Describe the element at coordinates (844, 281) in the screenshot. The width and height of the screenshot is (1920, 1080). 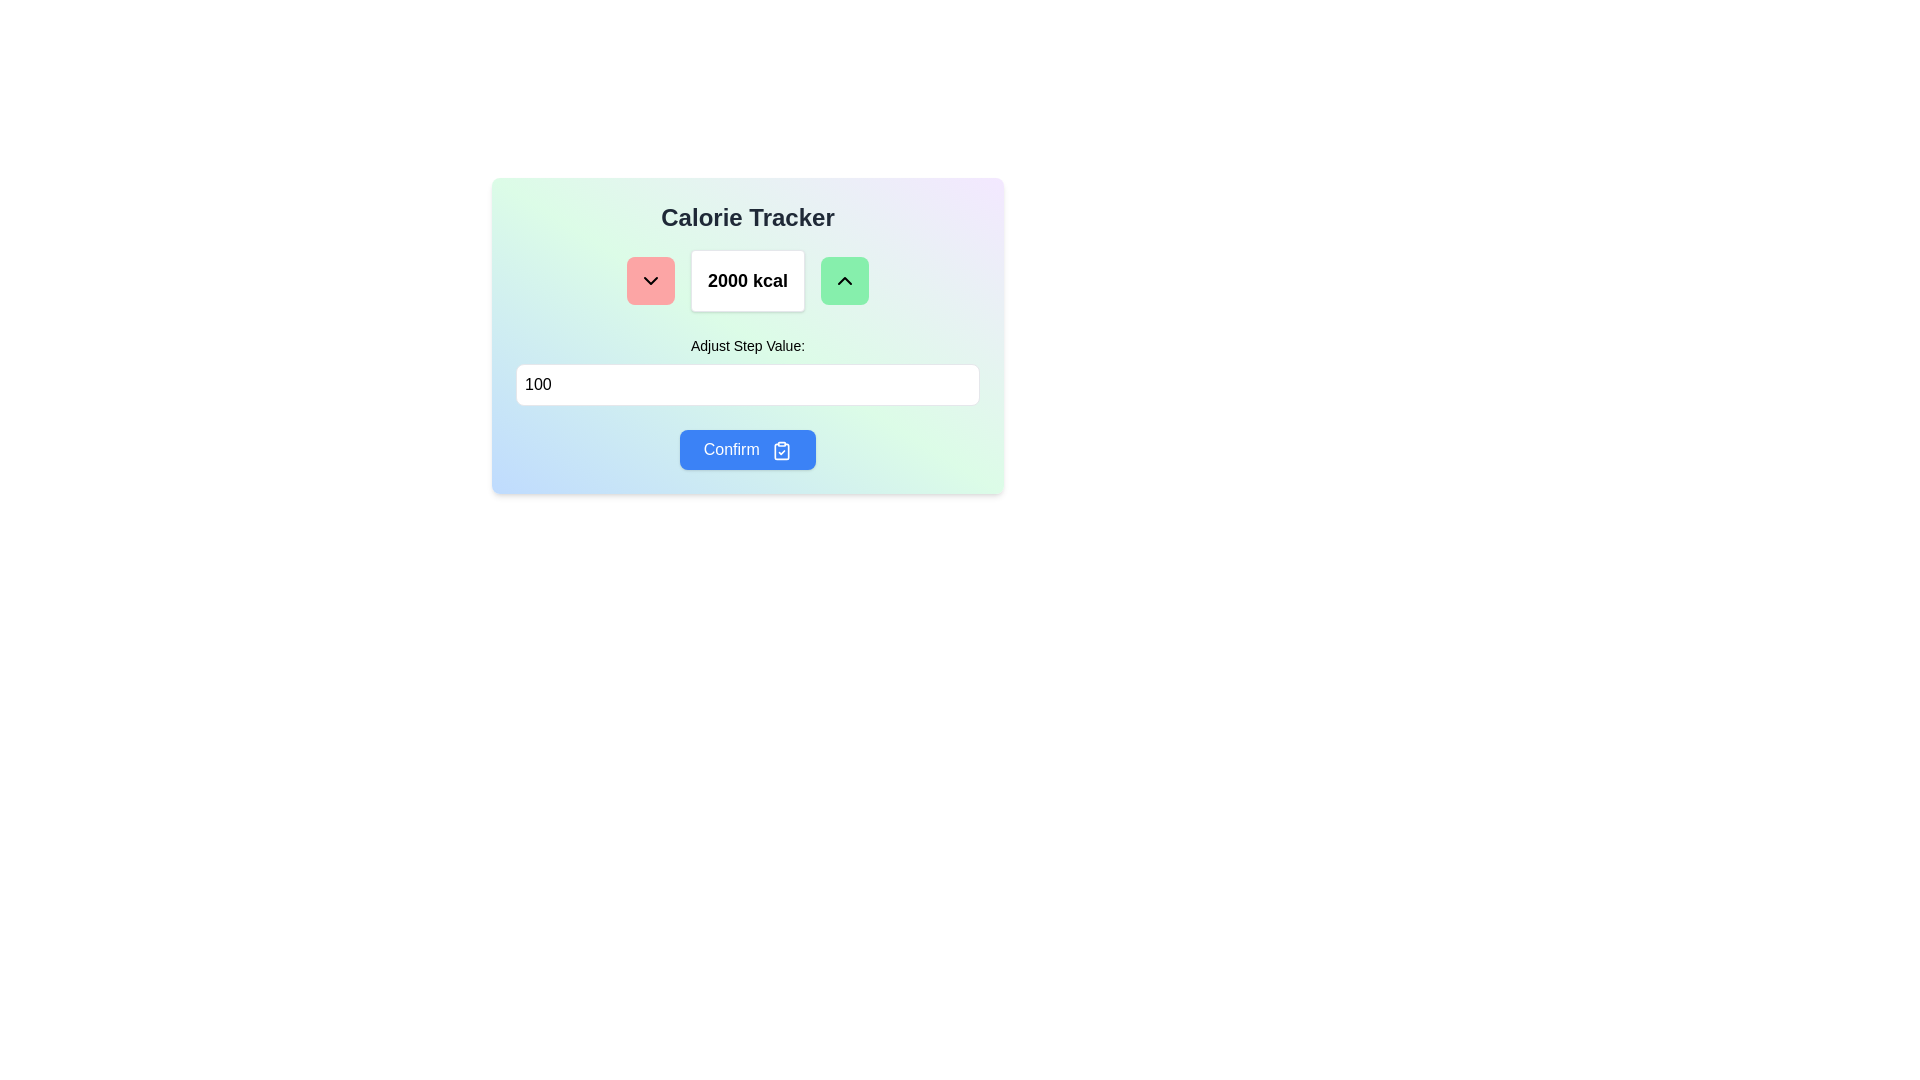
I see `the green button with rounded corners and an upward-pointing arrow icon located on the right side of the 'Calorie Tracker' panel` at that location.